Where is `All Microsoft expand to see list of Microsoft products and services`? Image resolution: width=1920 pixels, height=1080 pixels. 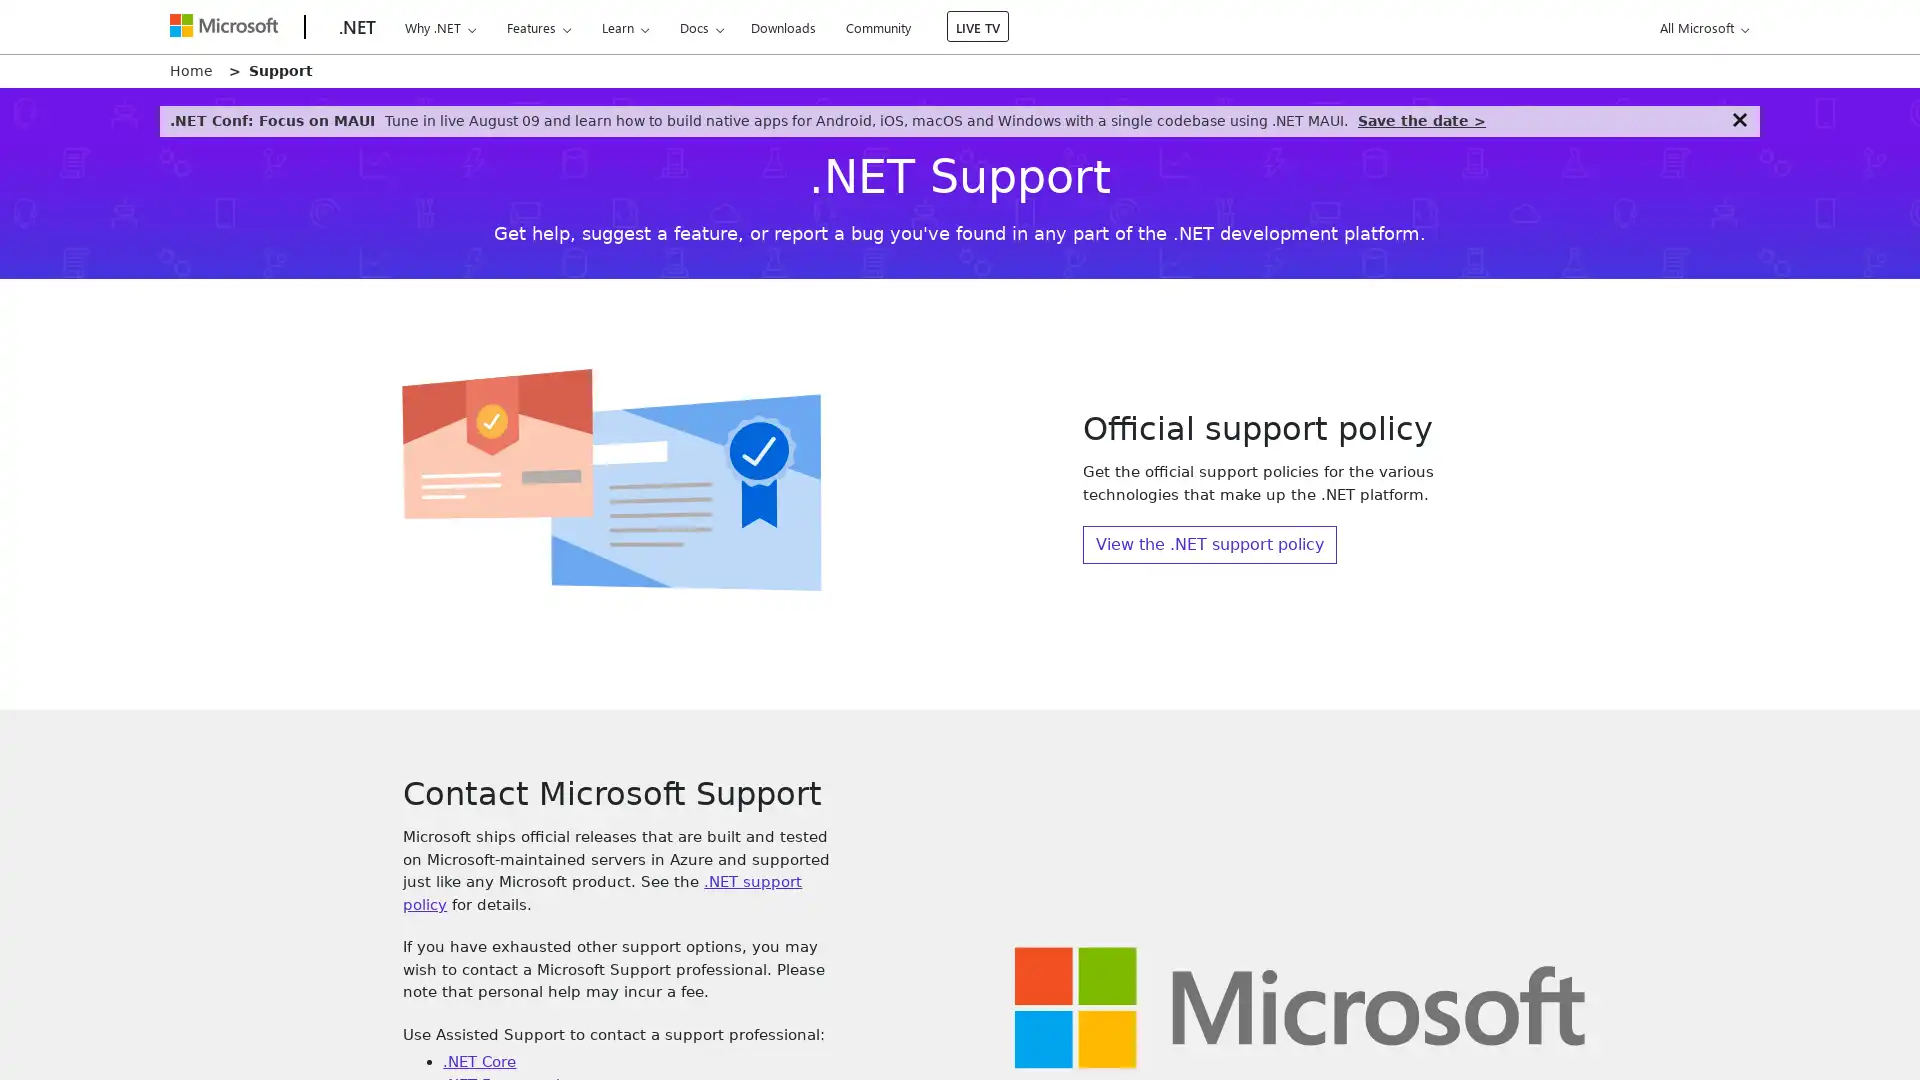 All Microsoft expand to see list of Microsoft products and services is located at coordinates (1700, 27).